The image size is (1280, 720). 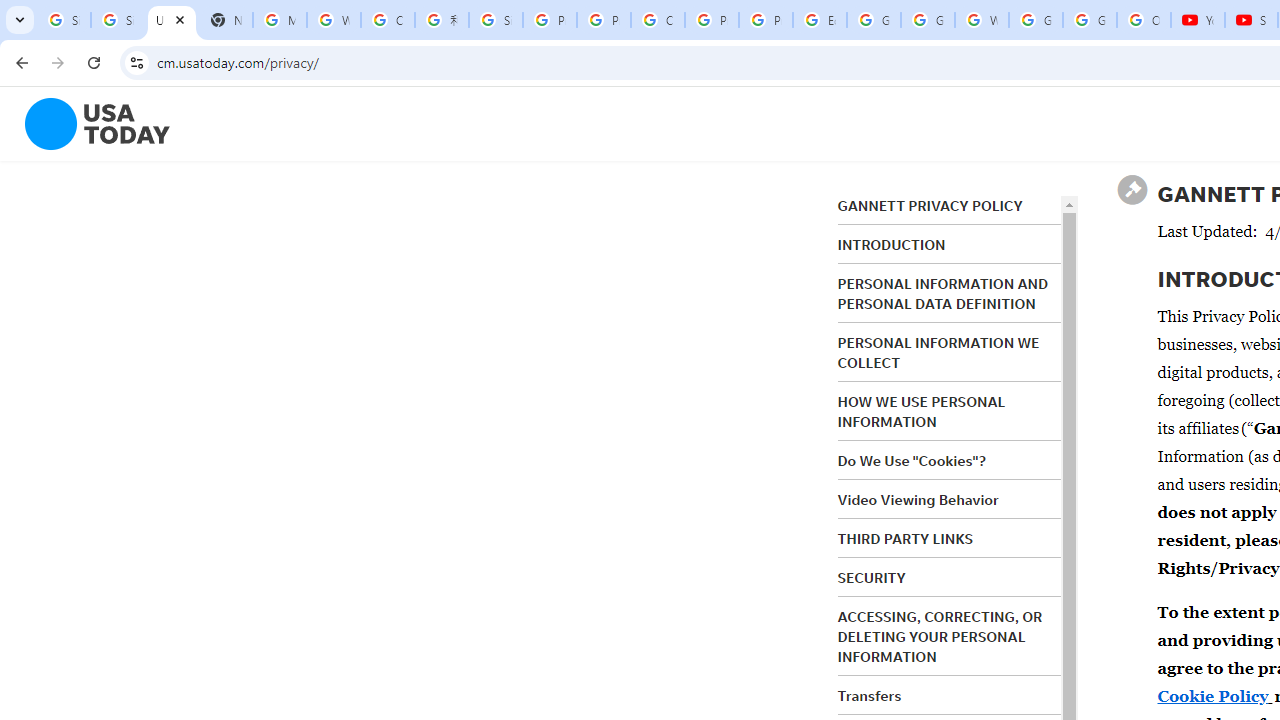 I want to click on 'HOW WE USE PERSONAL INFORMATION', so click(x=920, y=411).